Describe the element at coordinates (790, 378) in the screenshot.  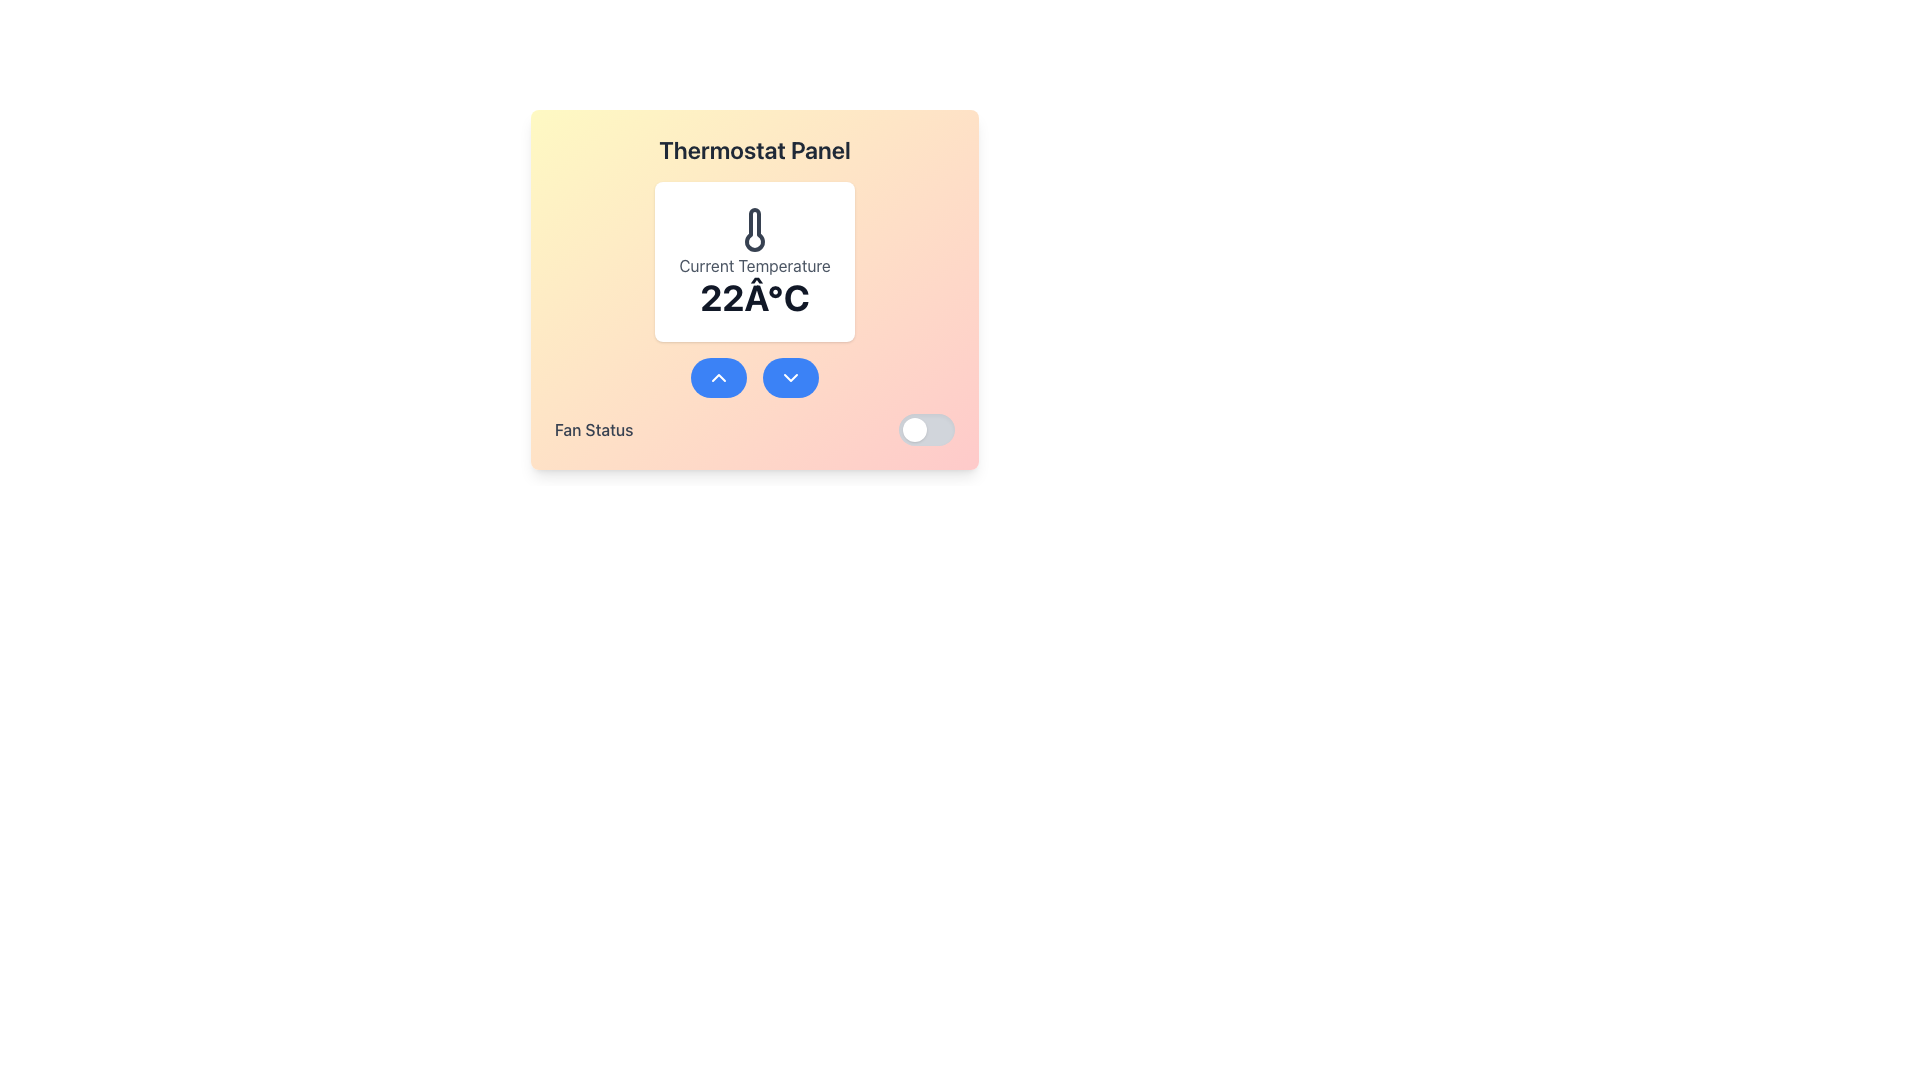
I see `the downward-pointing chevron arrow icon within the blue circular button at the bottom of the thermostat panel` at that location.